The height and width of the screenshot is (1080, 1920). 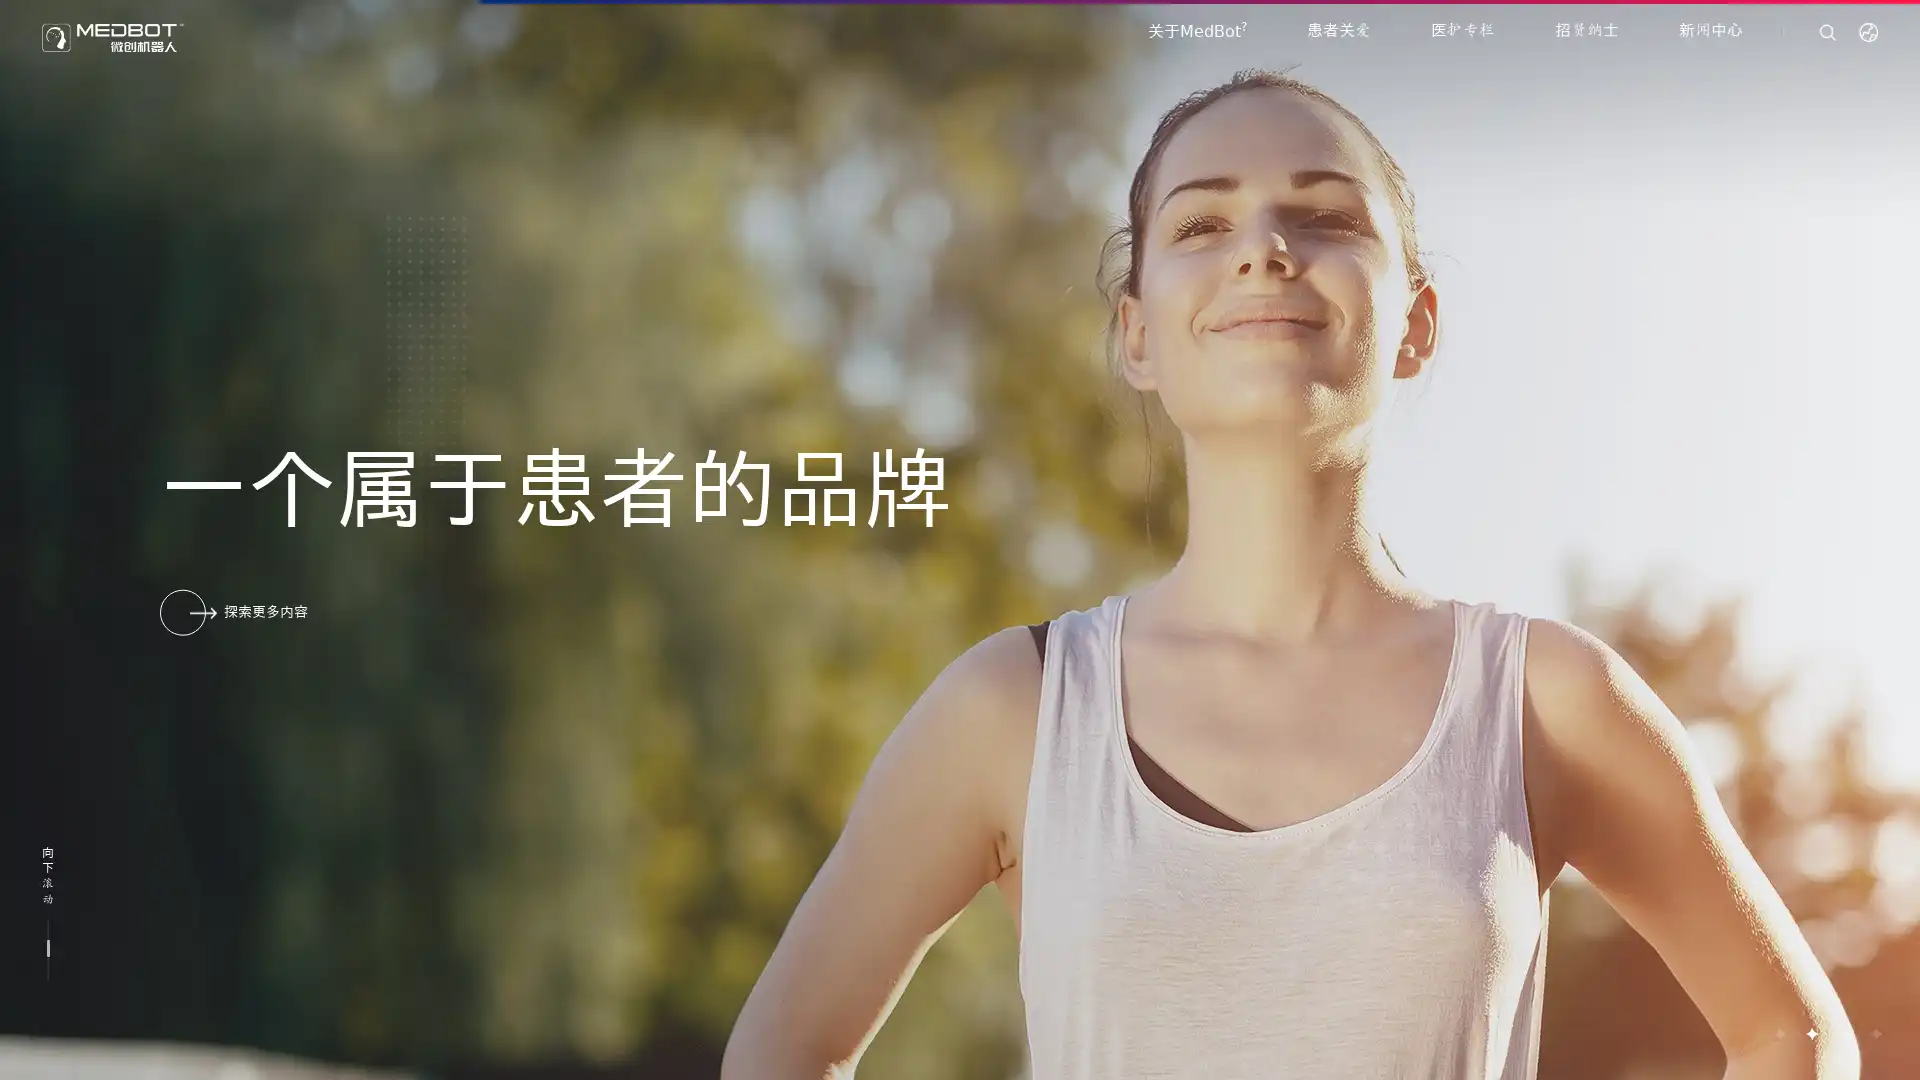 I want to click on Go to slide 4, so click(x=1874, y=1033).